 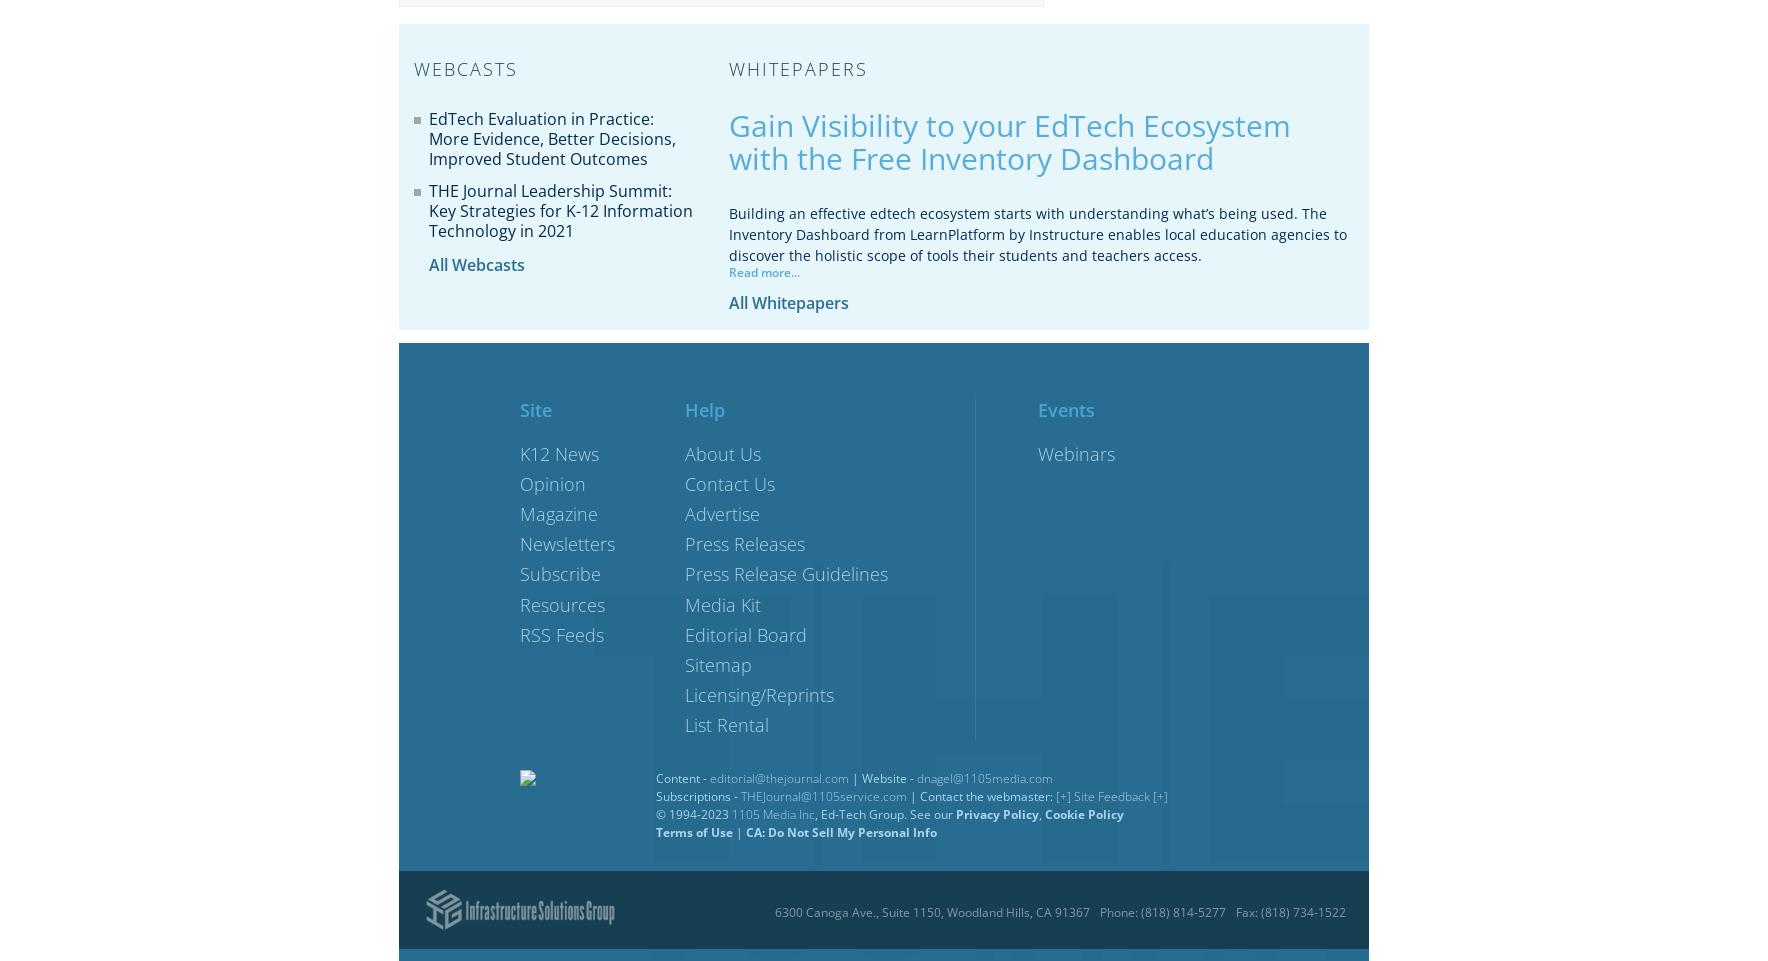 What do you see at coordinates (1162, 912) in the screenshot?
I see `'Phone: (818) 814-5277'` at bounding box center [1162, 912].